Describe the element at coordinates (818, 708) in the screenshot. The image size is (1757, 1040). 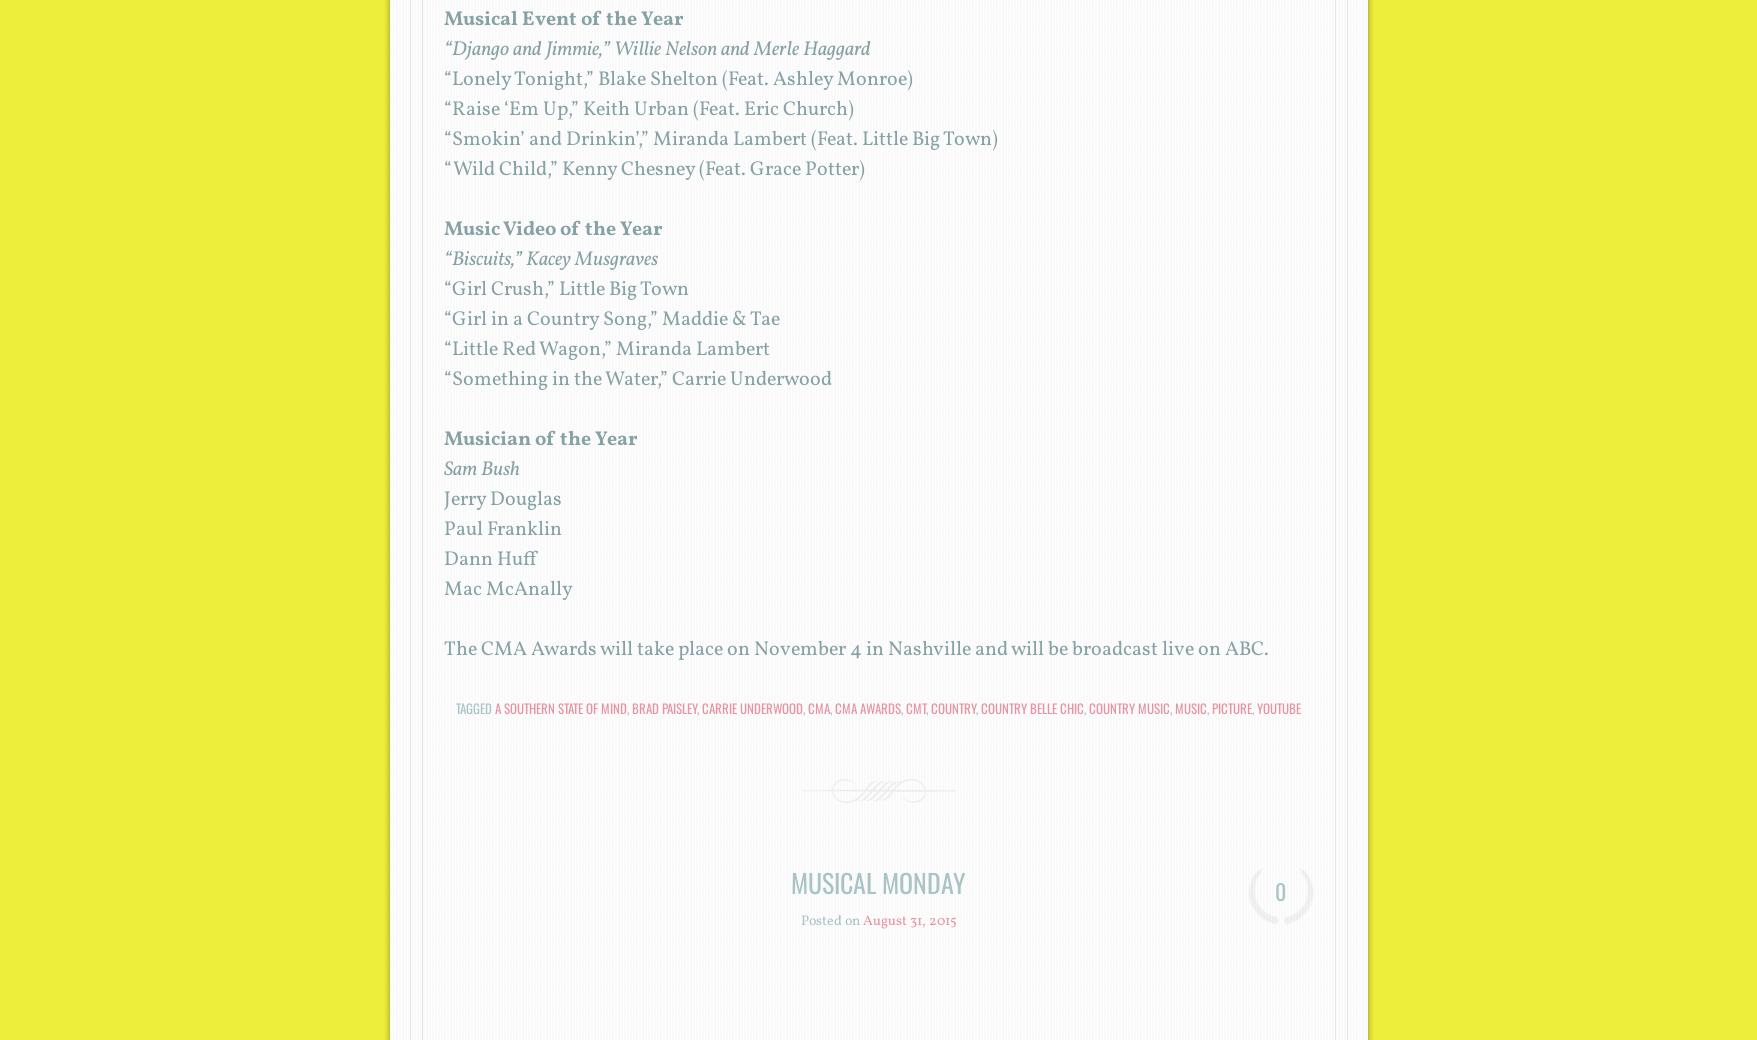
I see `'CMA'` at that location.